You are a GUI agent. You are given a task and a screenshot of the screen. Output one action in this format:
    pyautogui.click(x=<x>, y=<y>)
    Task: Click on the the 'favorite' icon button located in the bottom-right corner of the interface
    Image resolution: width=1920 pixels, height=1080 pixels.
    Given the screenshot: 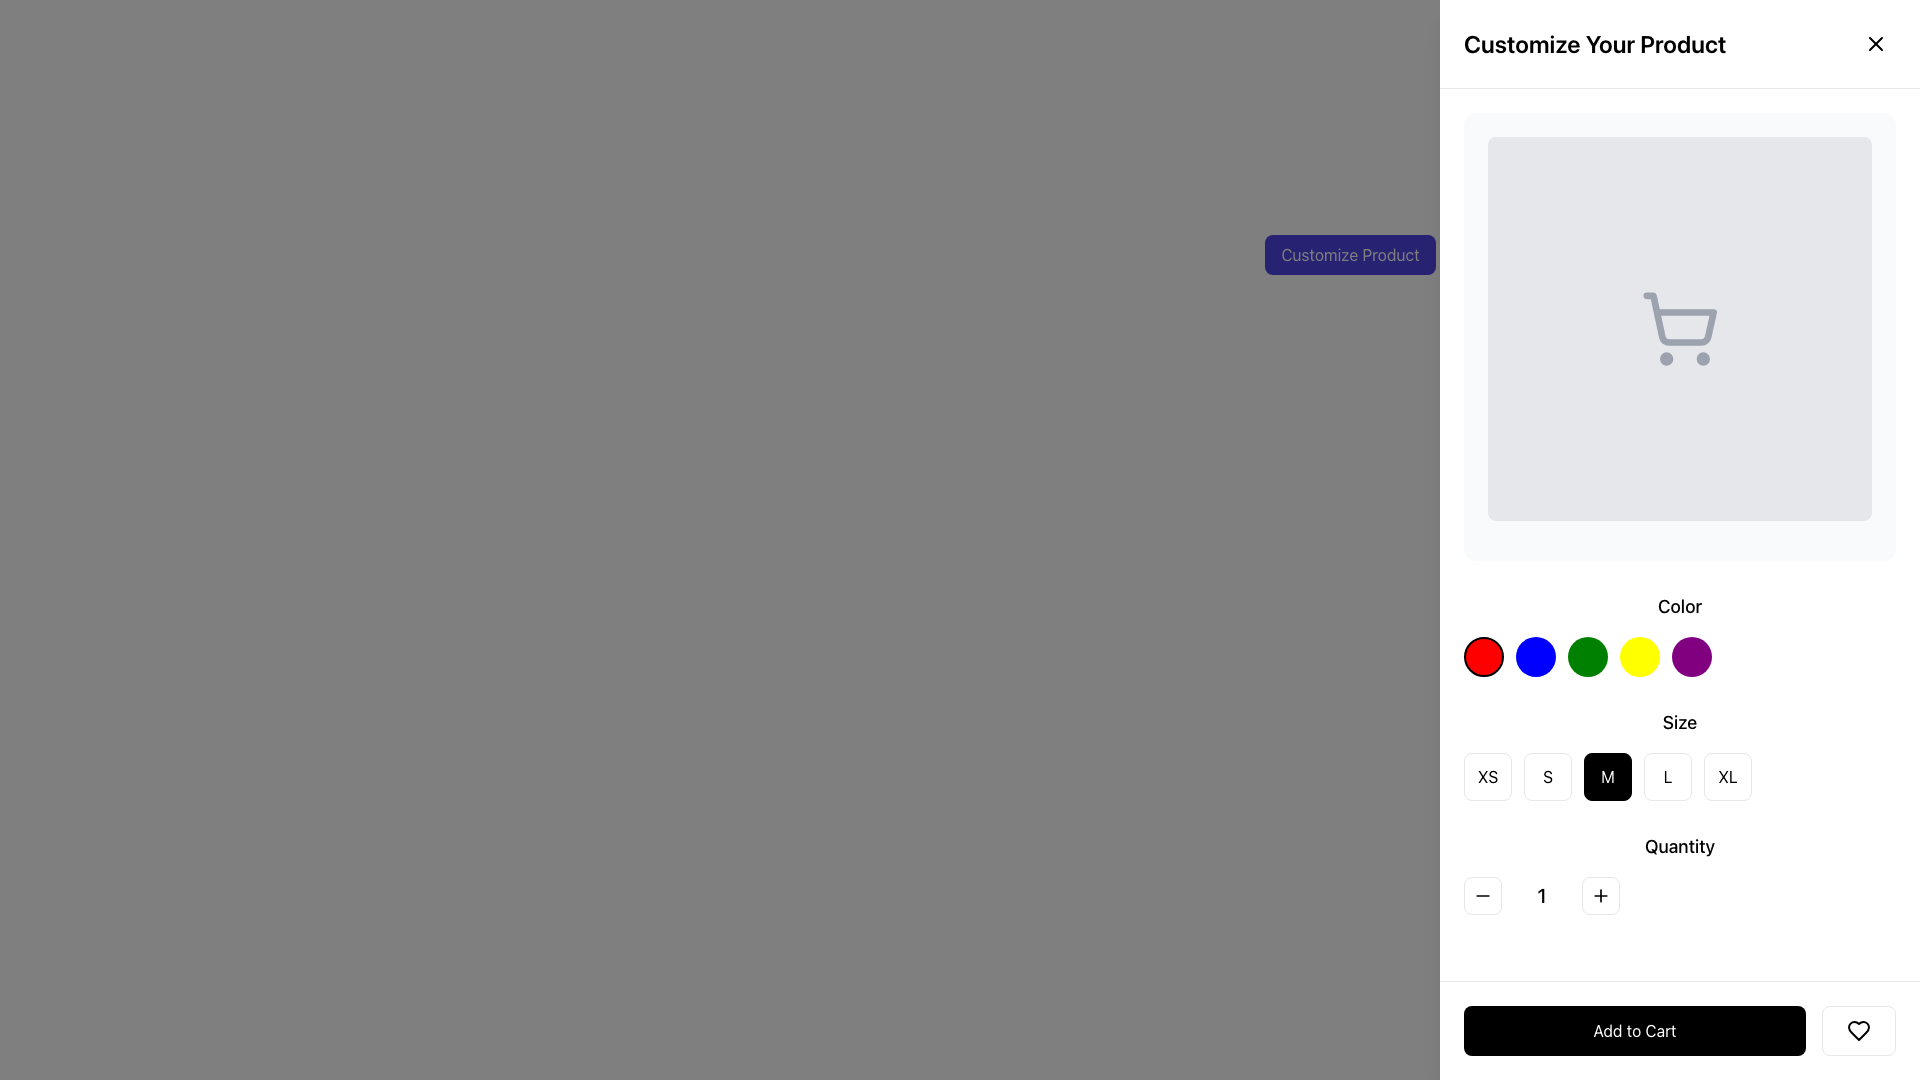 What is the action you would take?
    pyautogui.click(x=1857, y=1030)
    